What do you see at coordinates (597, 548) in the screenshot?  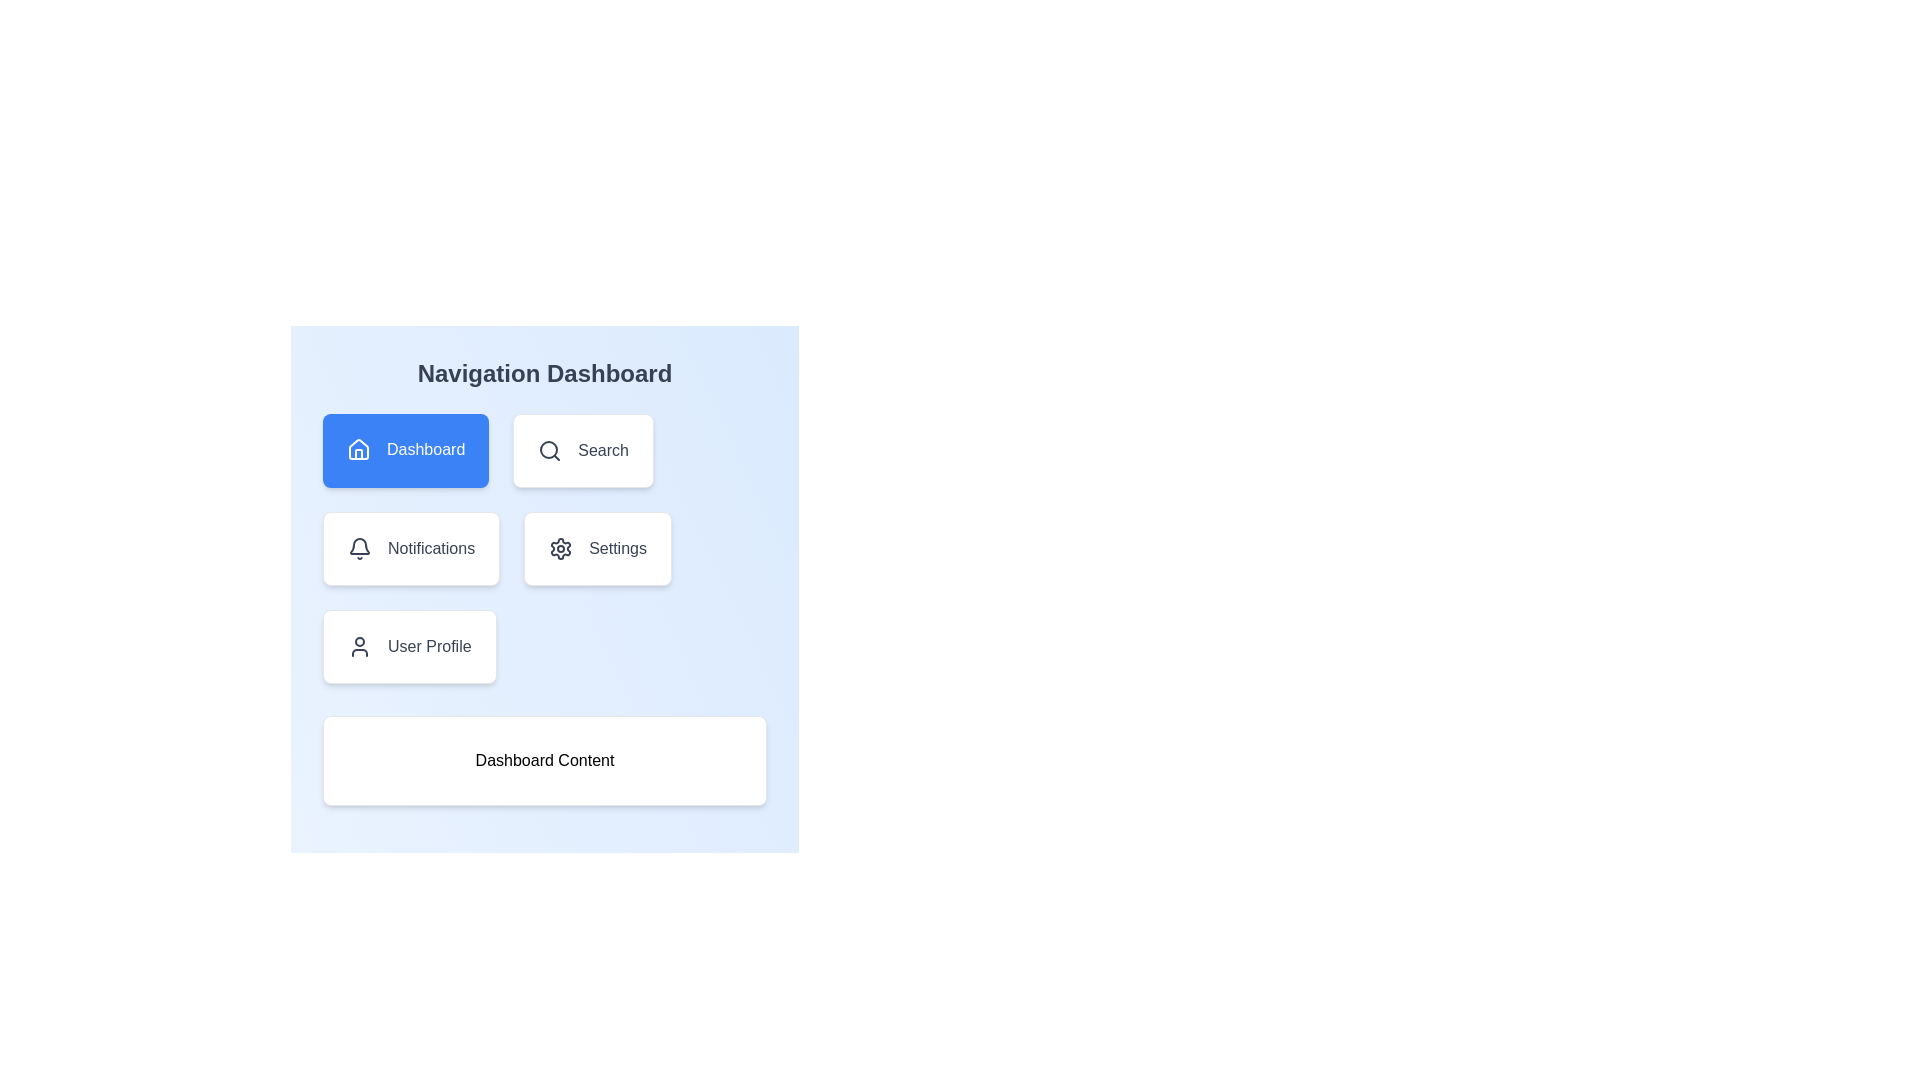 I see `the 'Settings' navigation link` at bounding box center [597, 548].